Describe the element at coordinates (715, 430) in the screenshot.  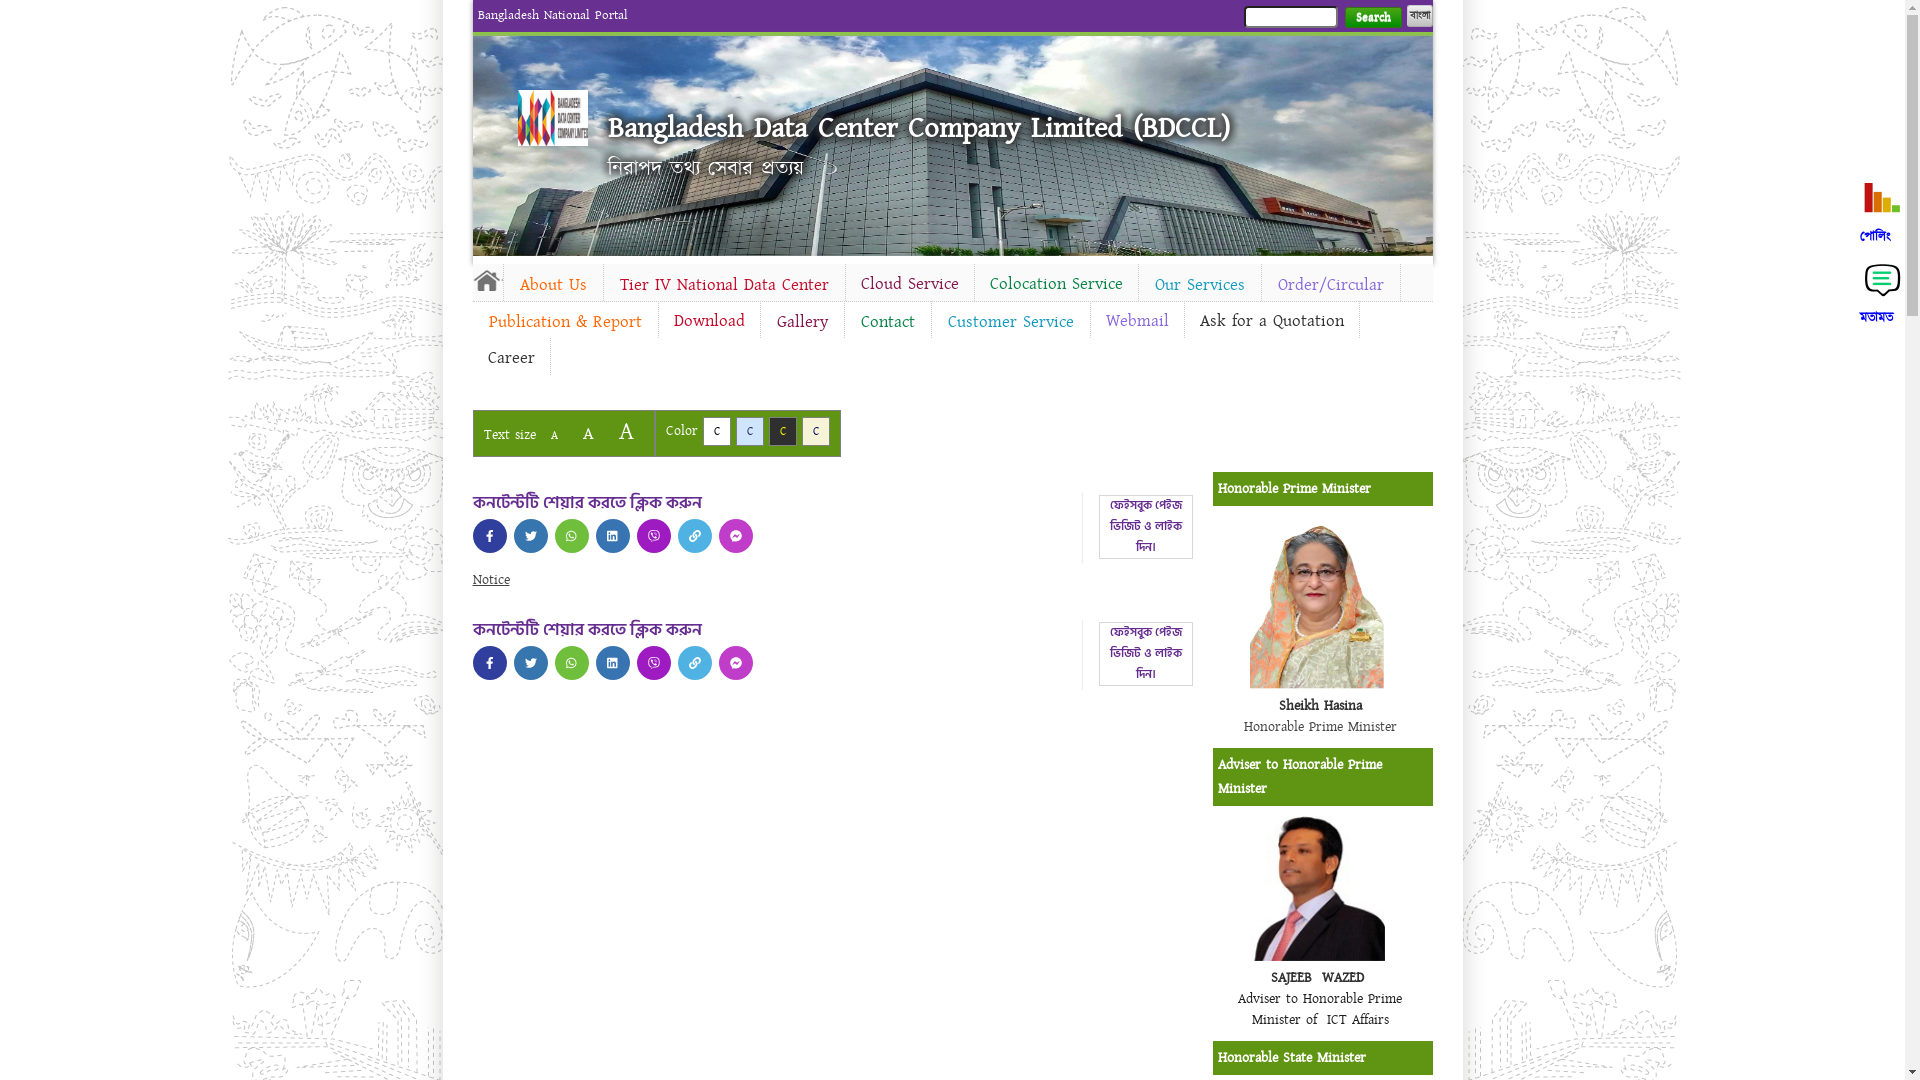
I see `'C'` at that location.